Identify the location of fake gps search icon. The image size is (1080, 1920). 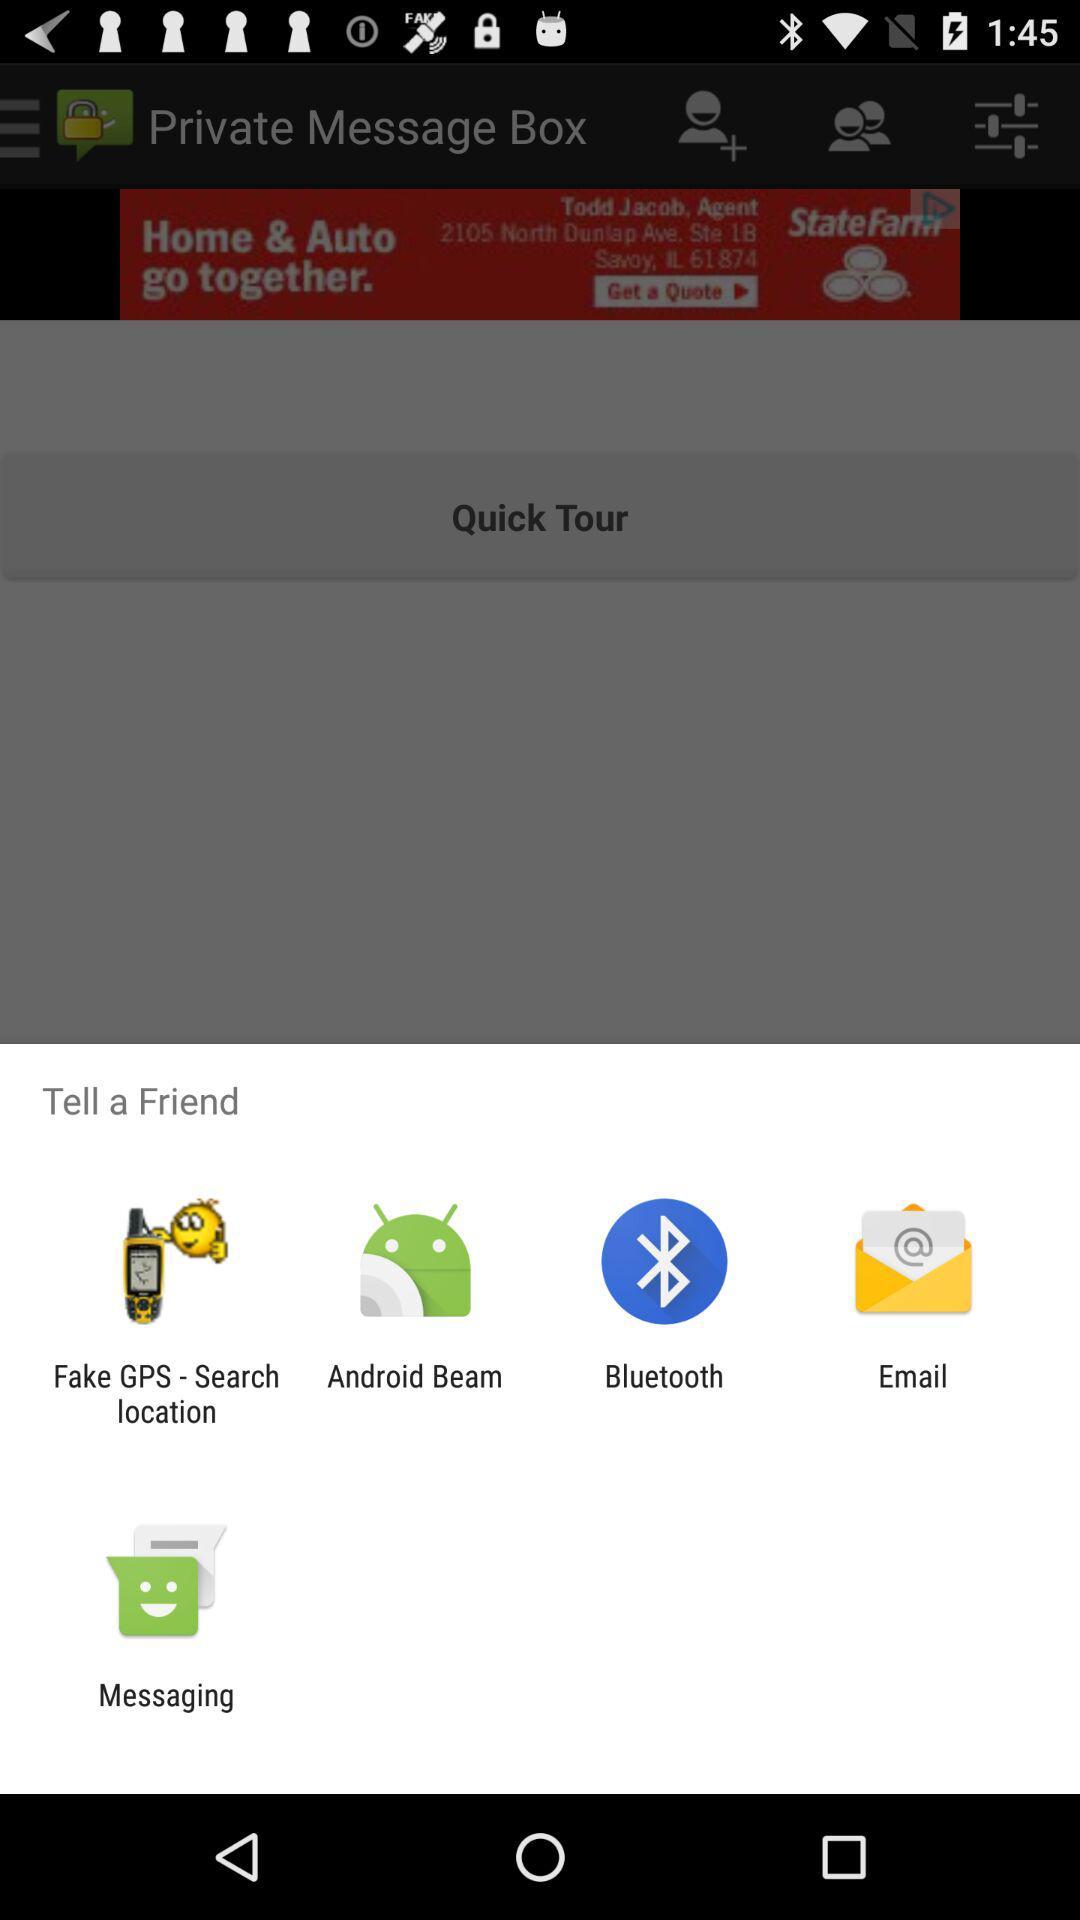
(165, 1392).